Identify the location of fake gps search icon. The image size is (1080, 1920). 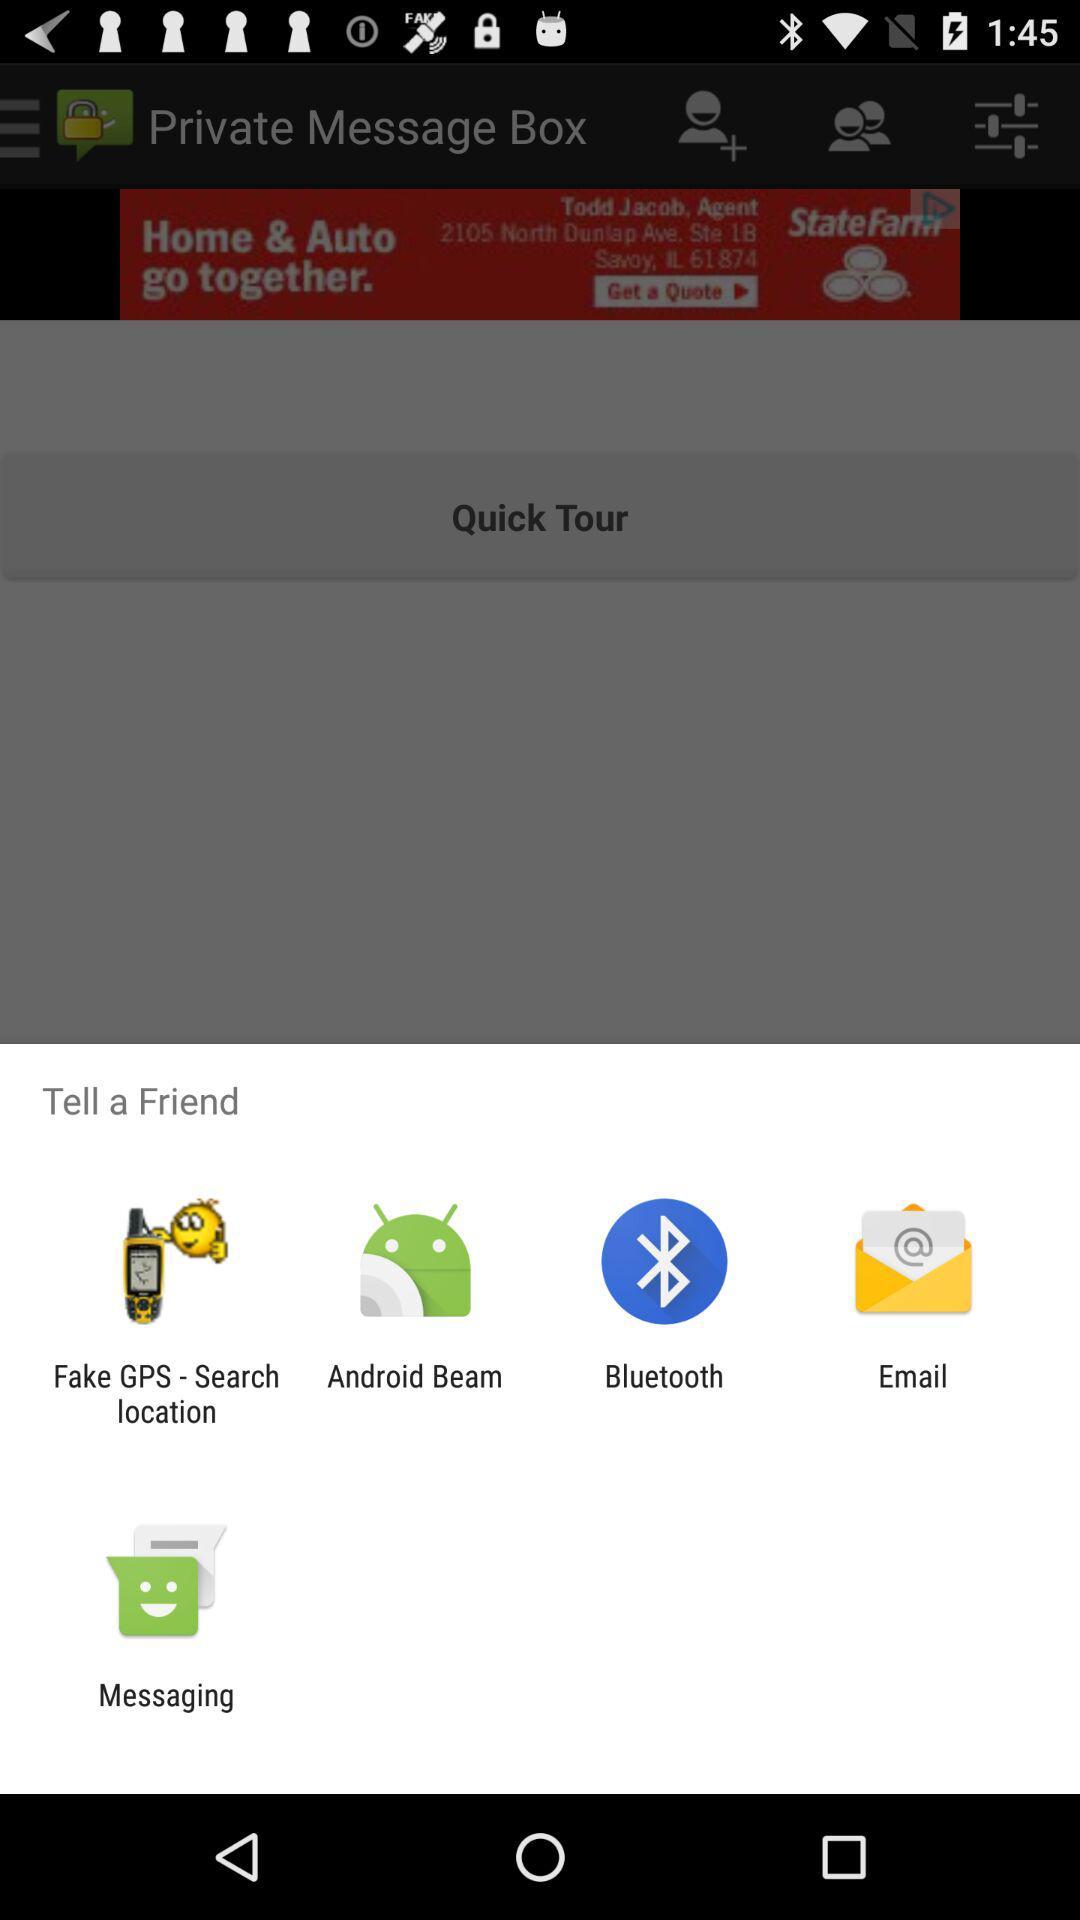
(165, 1392).